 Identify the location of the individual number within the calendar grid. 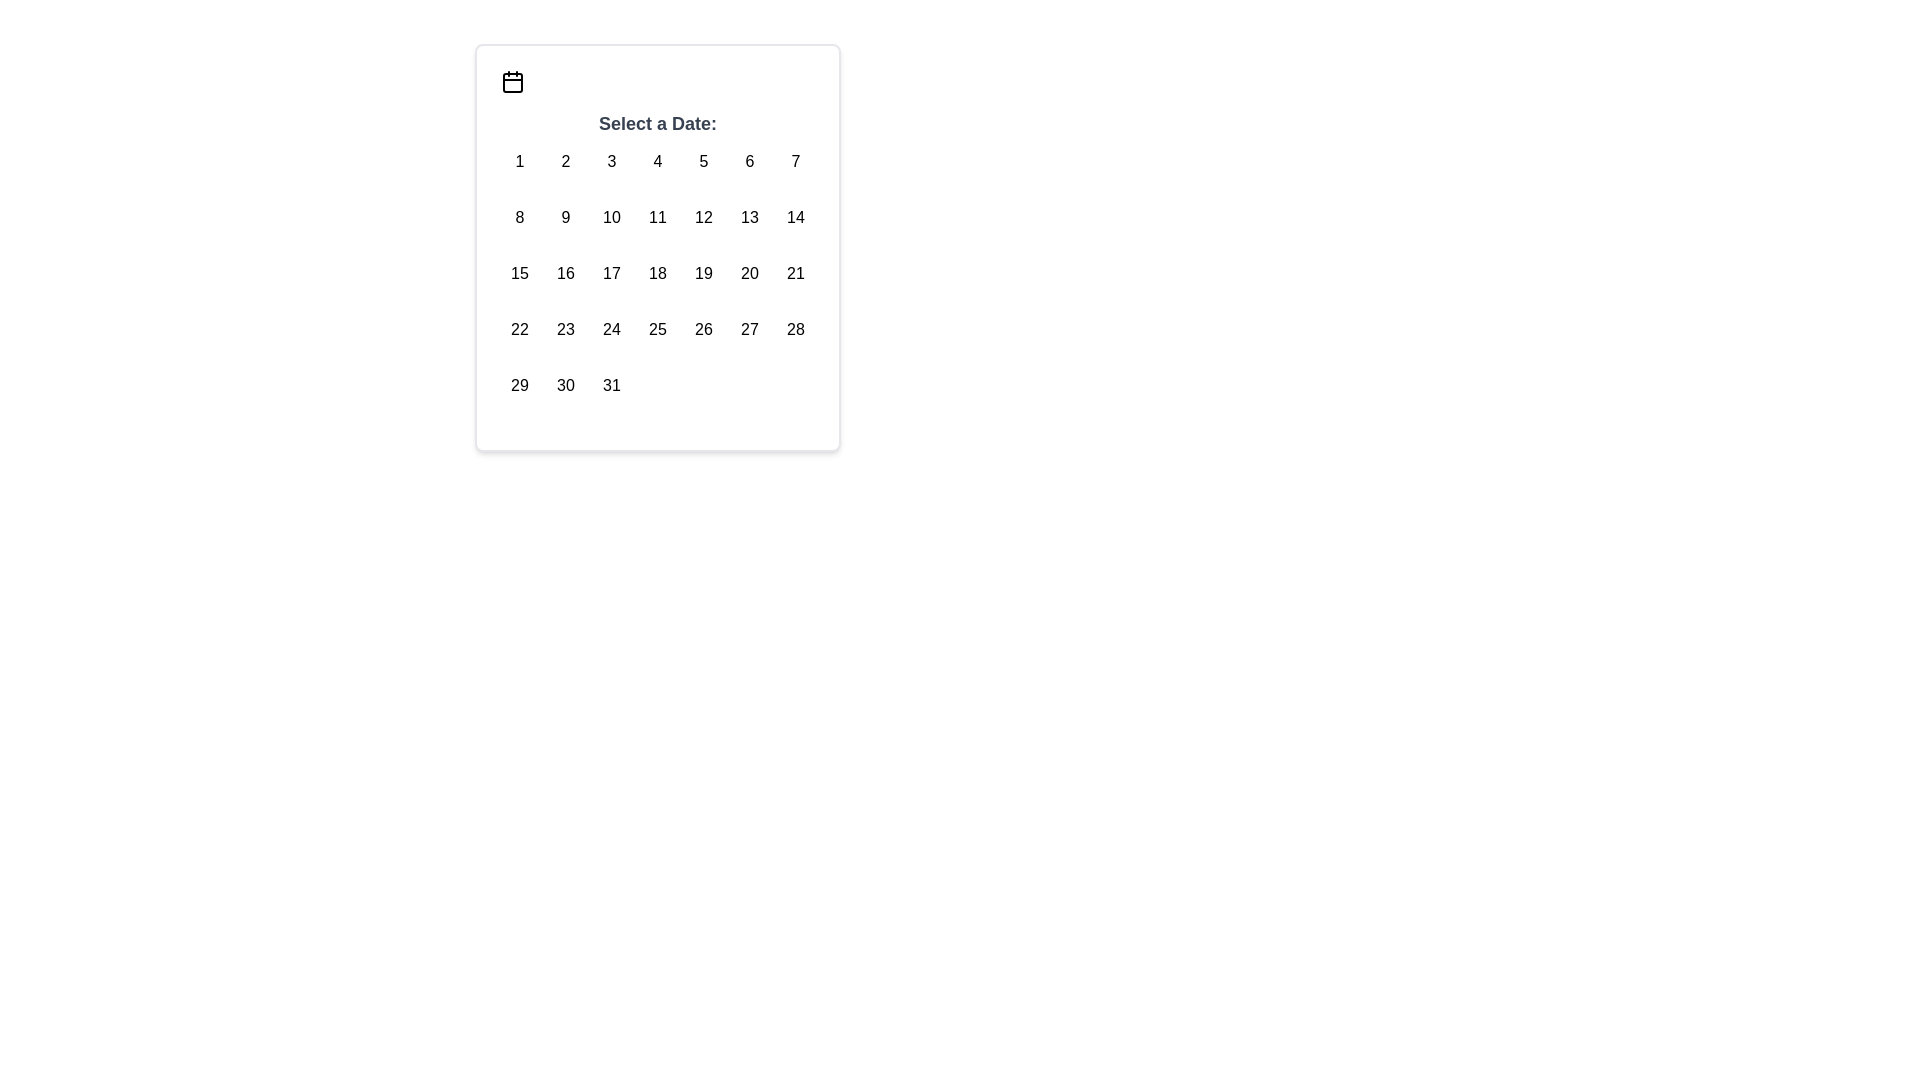
(657, 273).